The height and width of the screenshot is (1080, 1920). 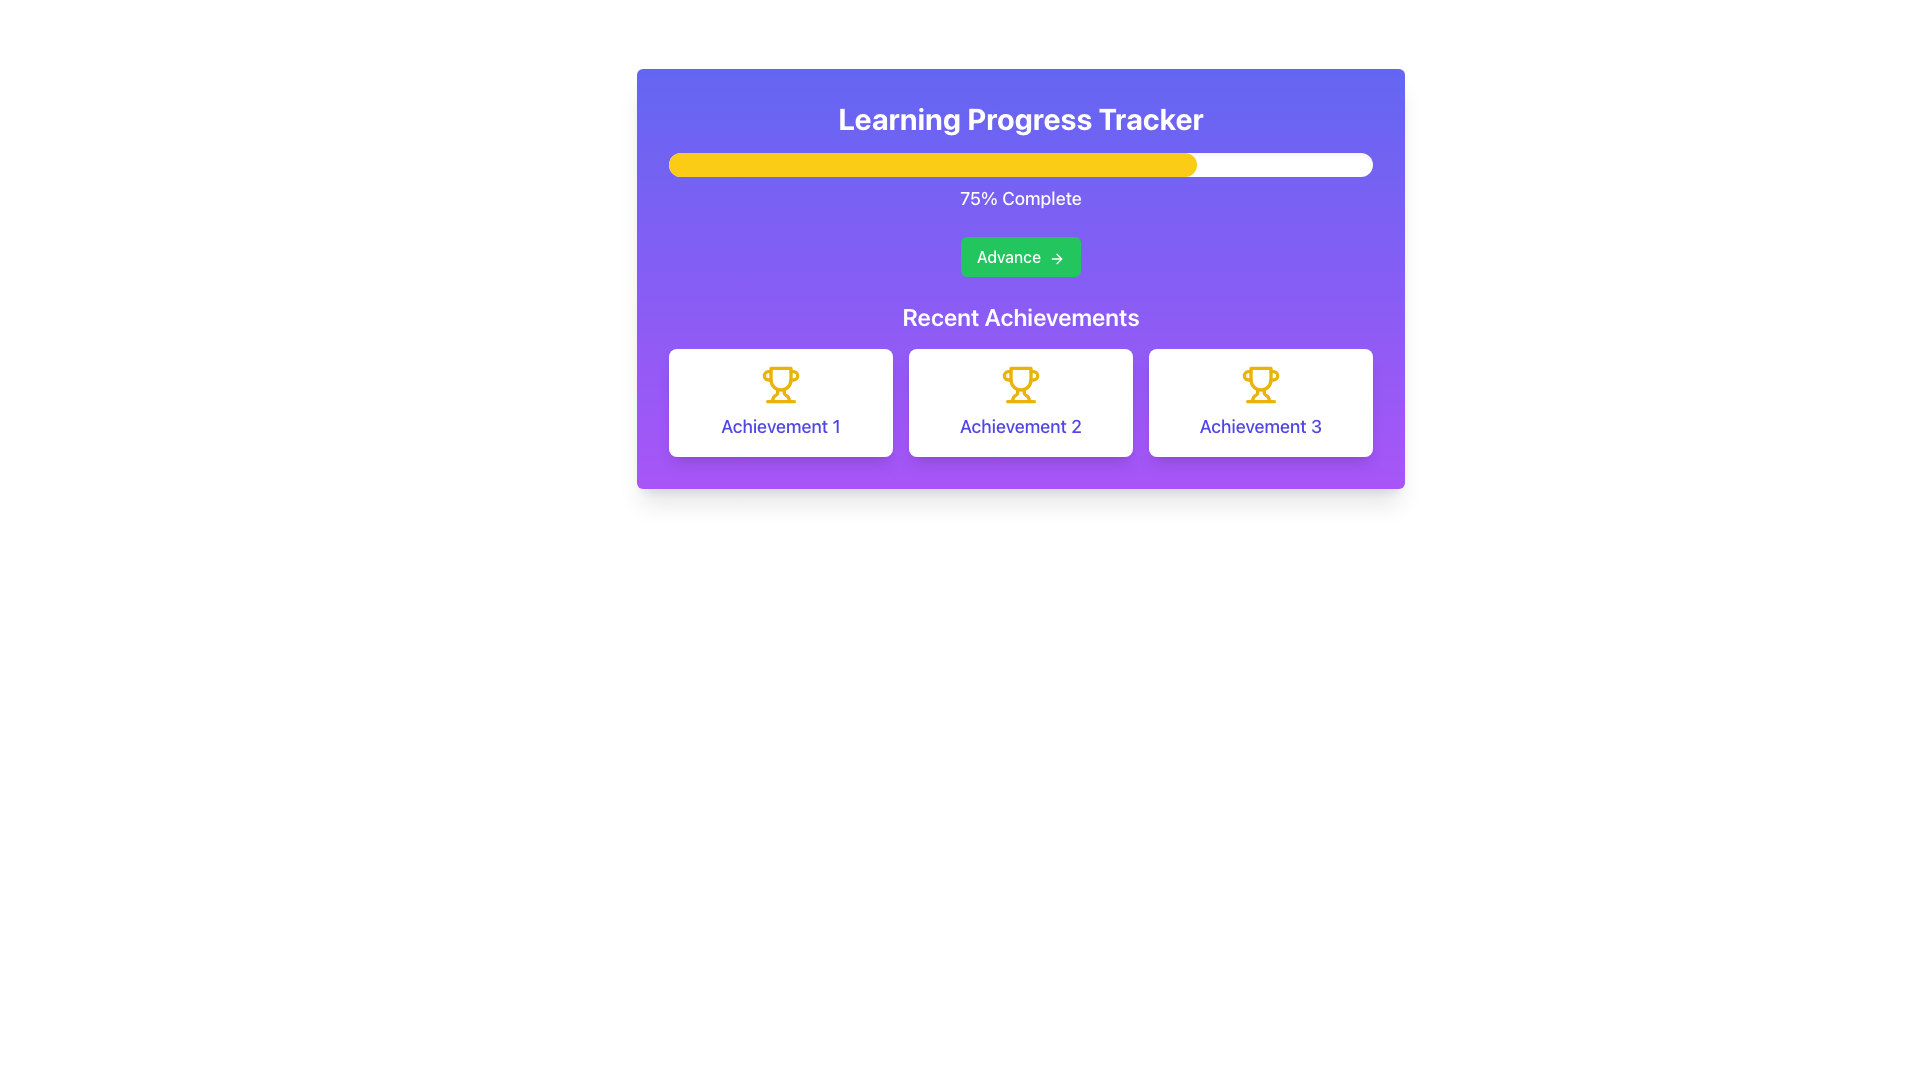 I want to click on the curved golden-yellow line forming the right side of the trophy icon's base within the second achievement card, so click(x=1026, y=395).